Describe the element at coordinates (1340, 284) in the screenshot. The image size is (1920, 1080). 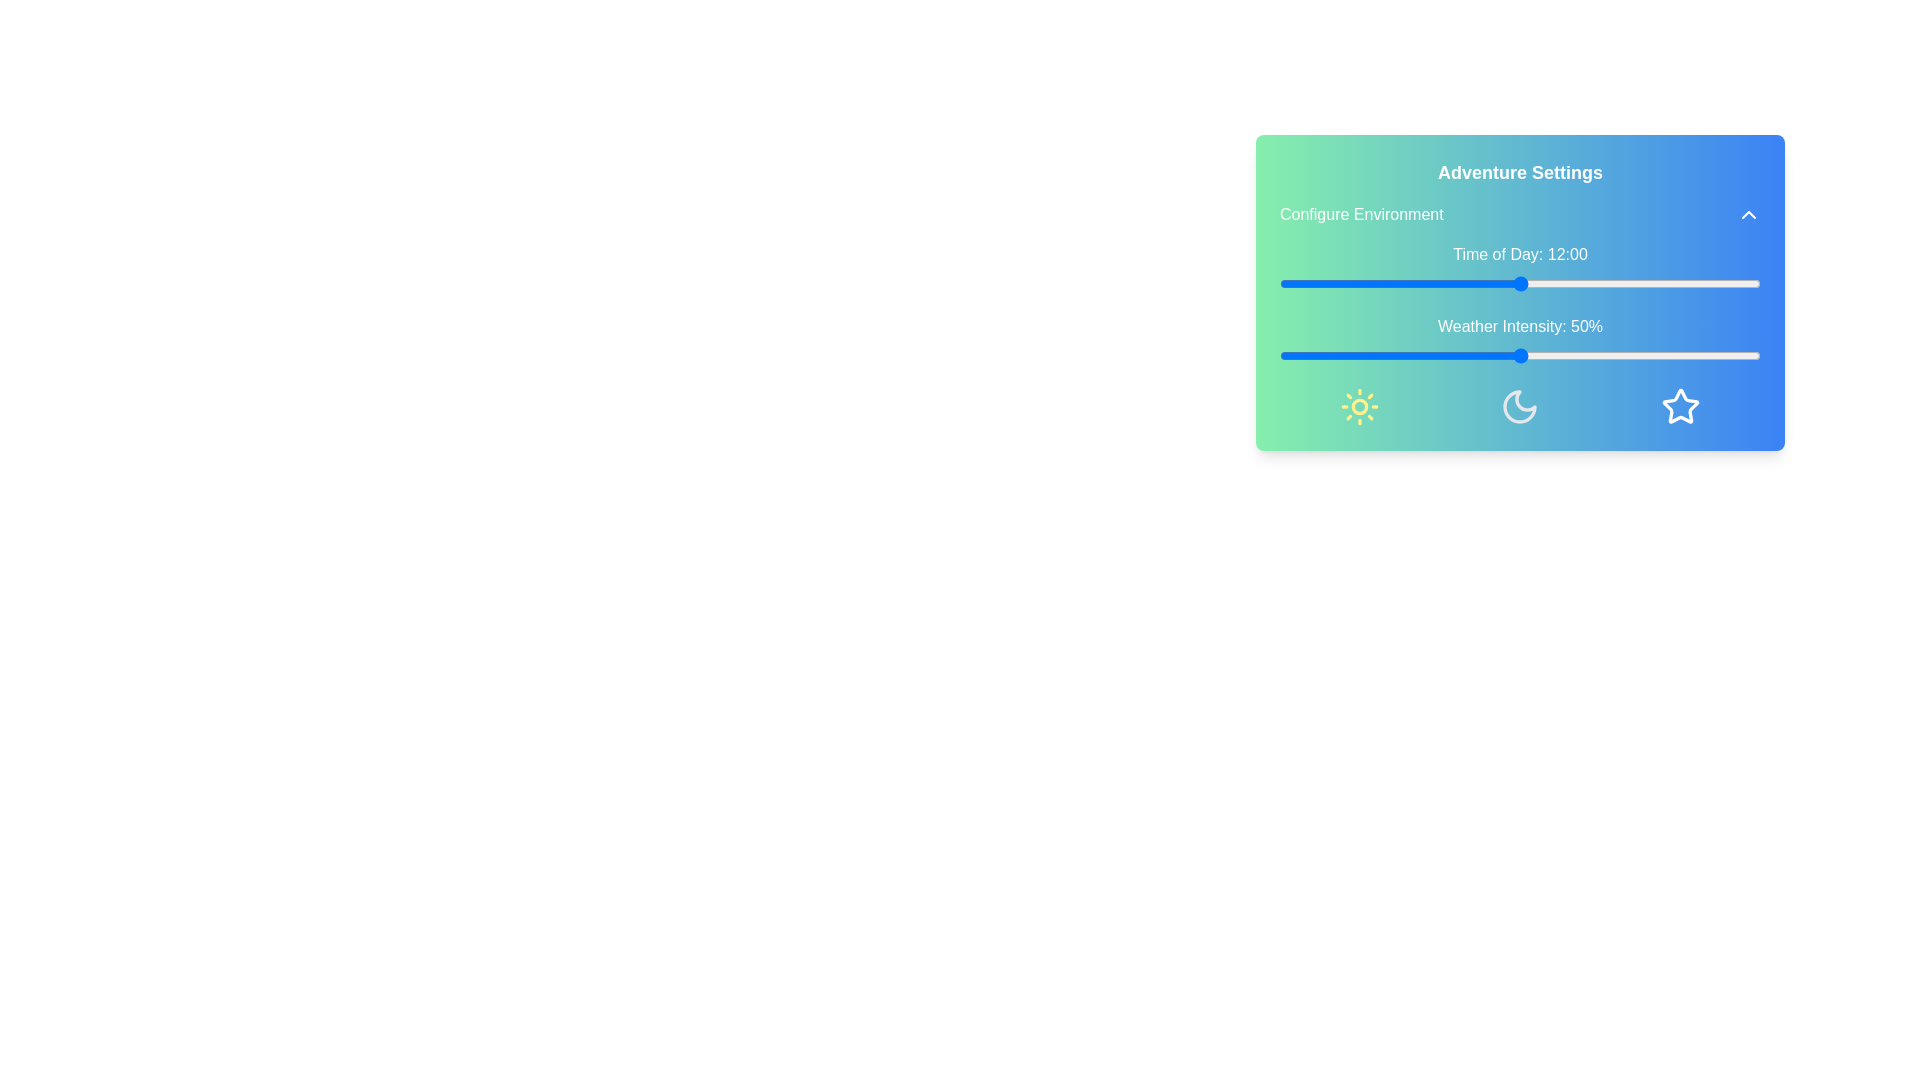
I see `the 'Time of Day' slider to 3 hours` at that location.